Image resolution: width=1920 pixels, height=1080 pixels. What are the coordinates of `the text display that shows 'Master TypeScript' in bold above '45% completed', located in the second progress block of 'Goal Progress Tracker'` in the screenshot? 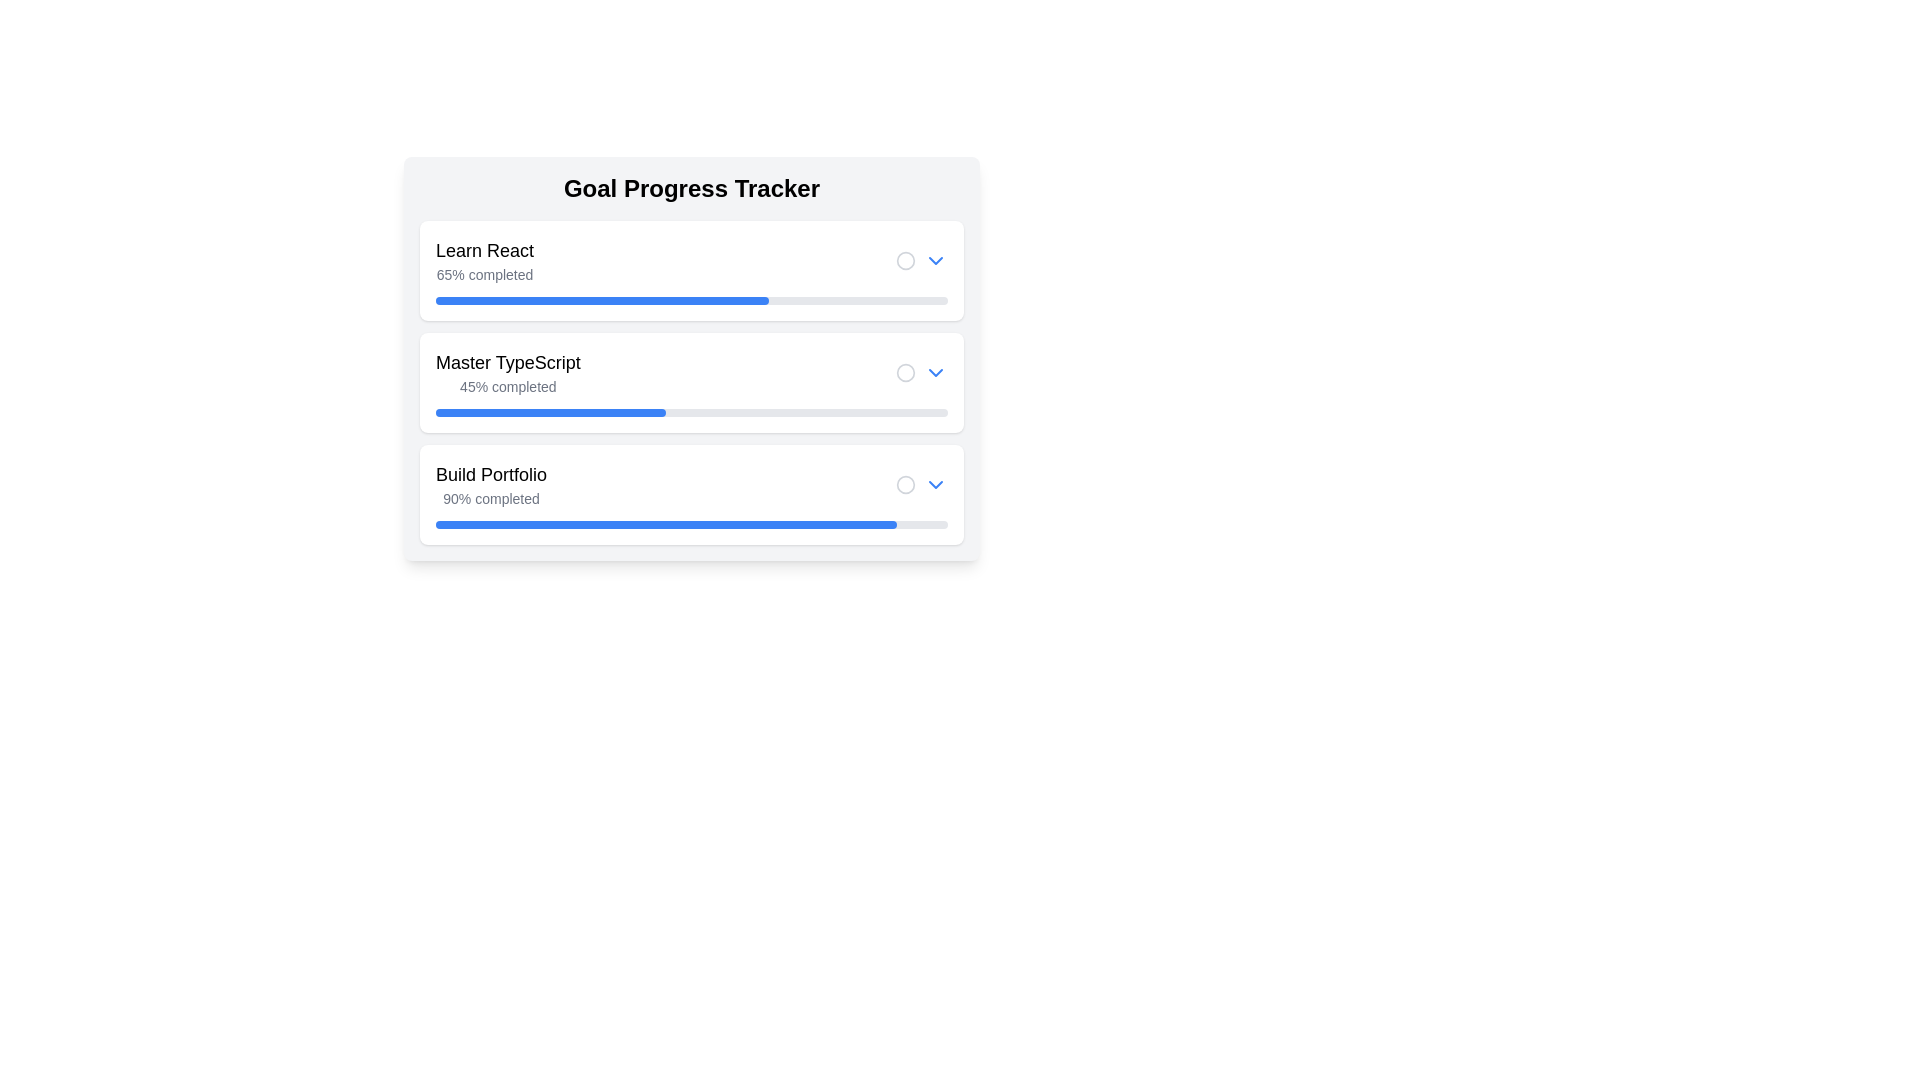 It's located at (508, 373).